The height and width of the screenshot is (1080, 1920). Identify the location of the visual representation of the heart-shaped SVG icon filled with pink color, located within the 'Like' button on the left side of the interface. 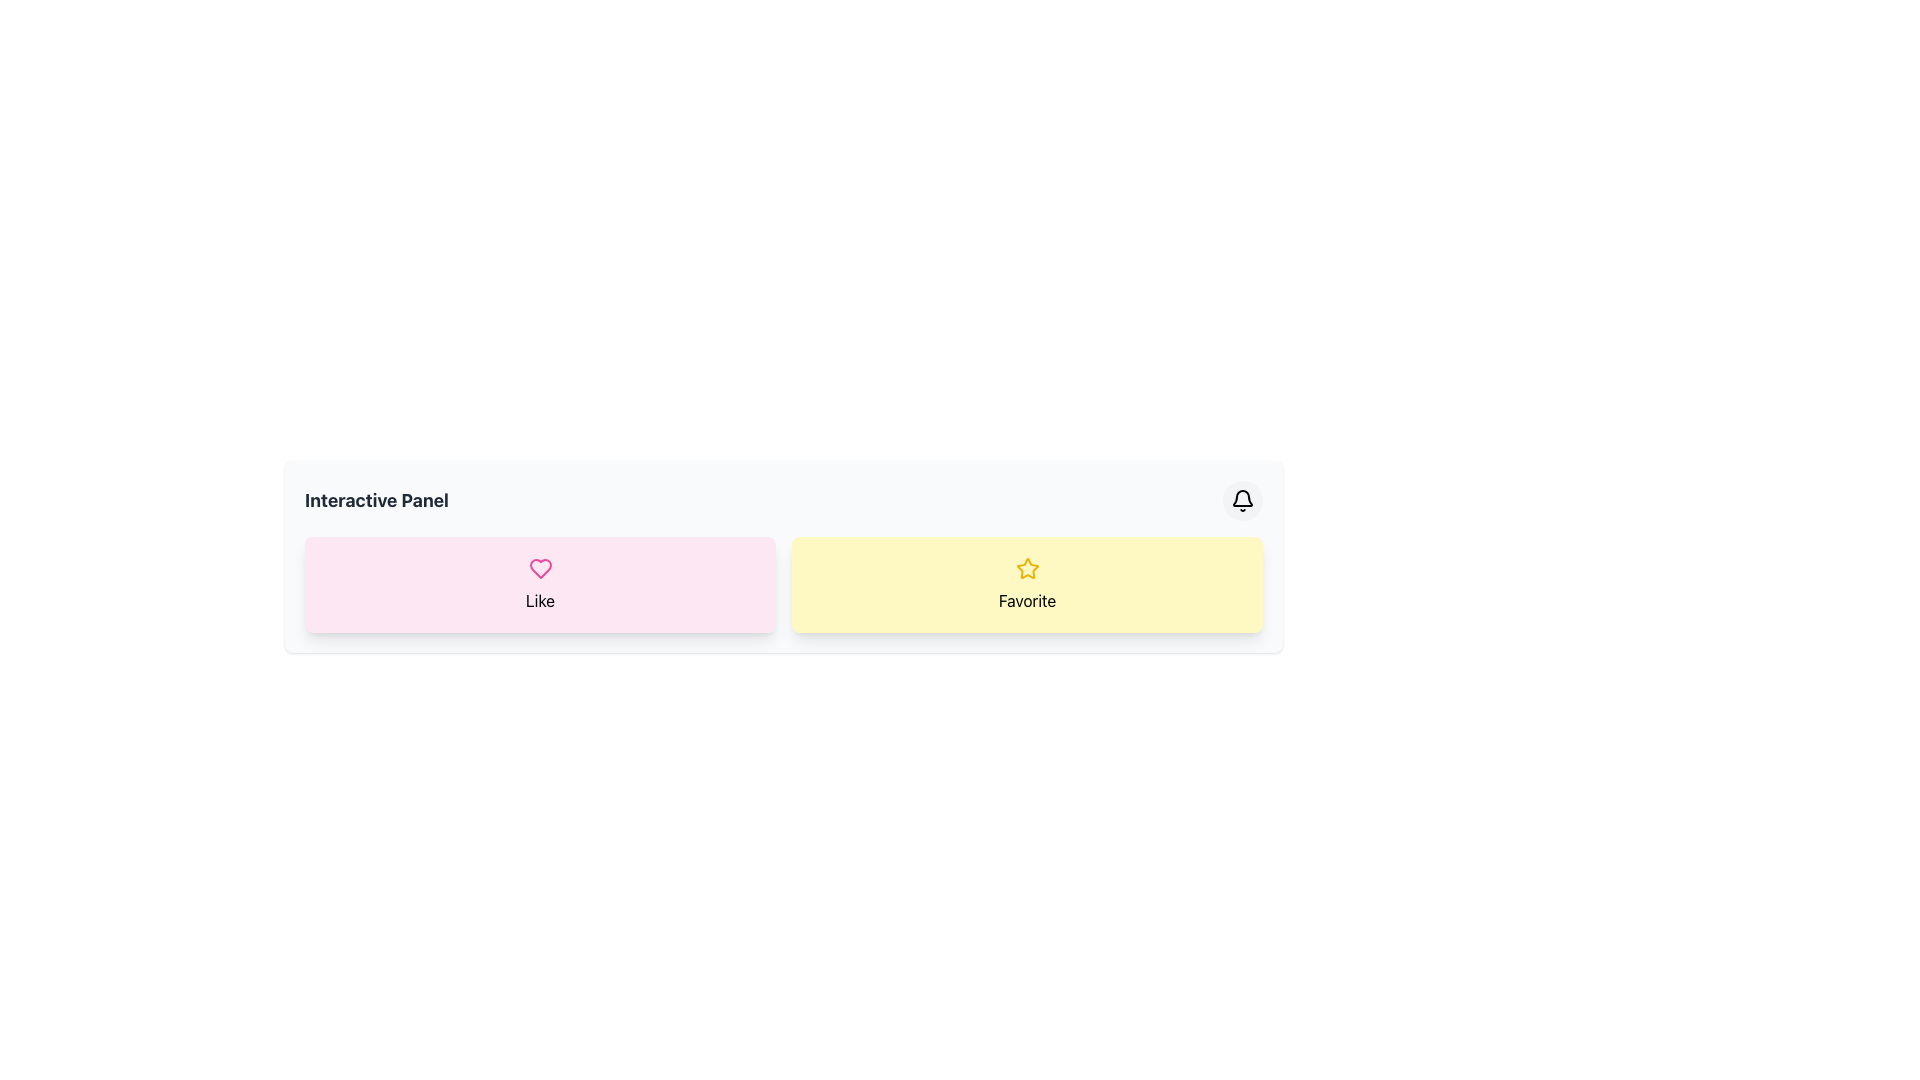
(540, 569).